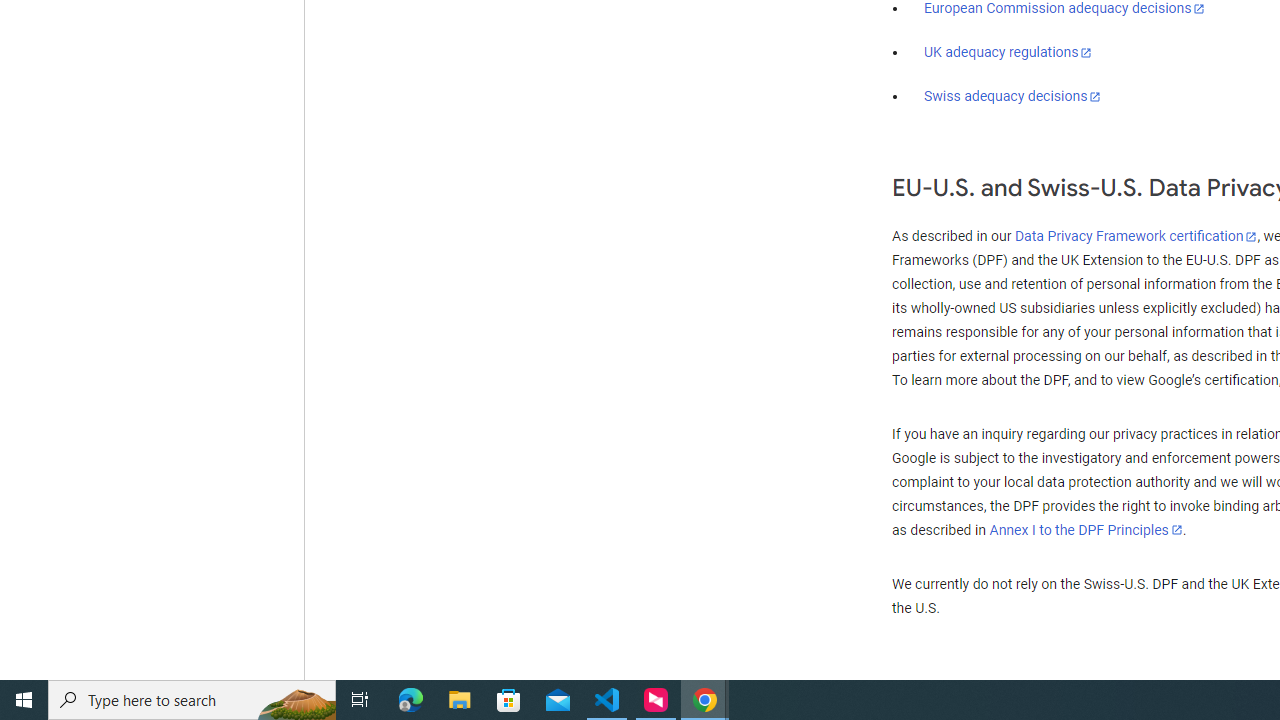 This screenshot has width=1280, height=720. Describe the element at coordinates (1013, 96) in the screenshot. I see `'Swiss adequacy decisions'` at that location.